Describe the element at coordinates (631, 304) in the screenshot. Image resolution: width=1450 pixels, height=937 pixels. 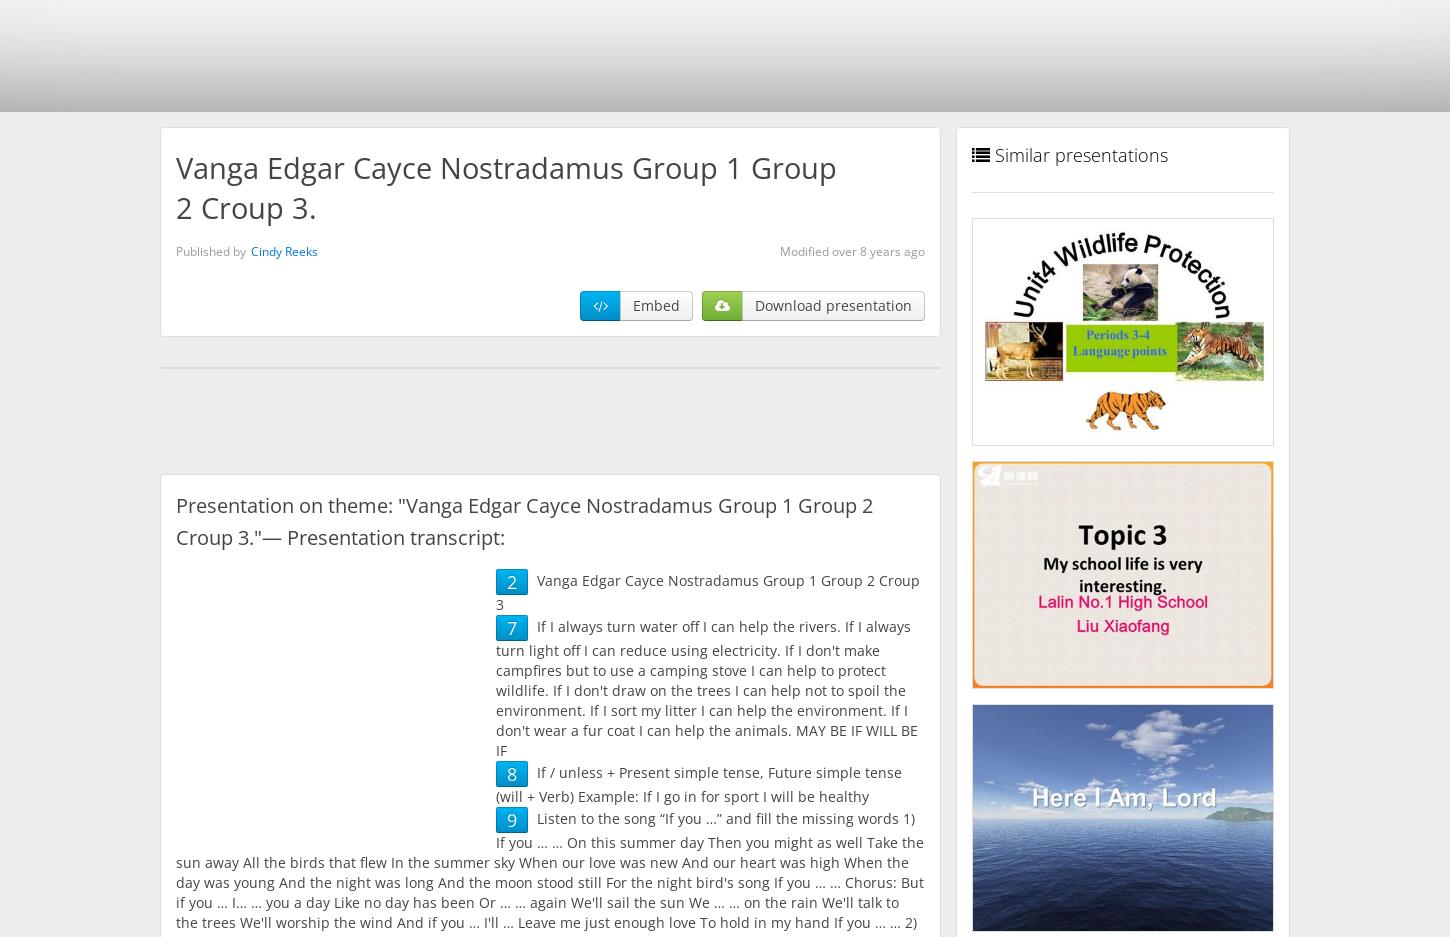
I see `'Embed'` at that location.